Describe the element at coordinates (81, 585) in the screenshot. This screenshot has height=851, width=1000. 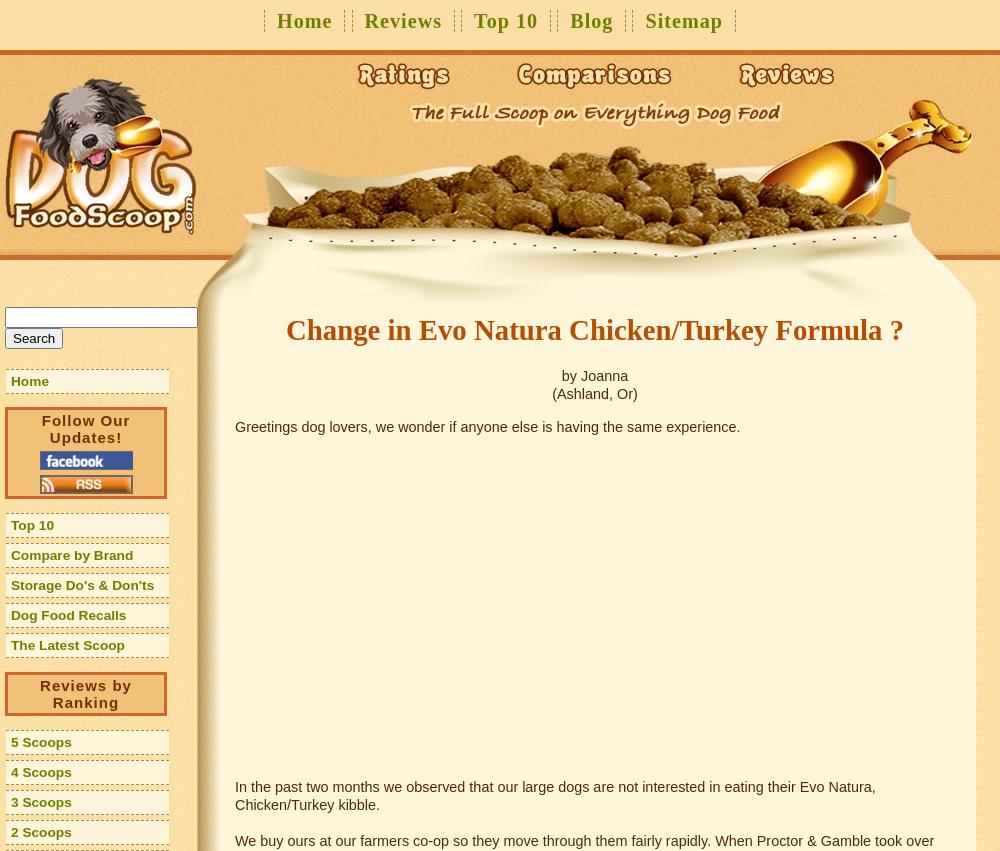
I see `'Storage Do's & Don'ts'` at that location.